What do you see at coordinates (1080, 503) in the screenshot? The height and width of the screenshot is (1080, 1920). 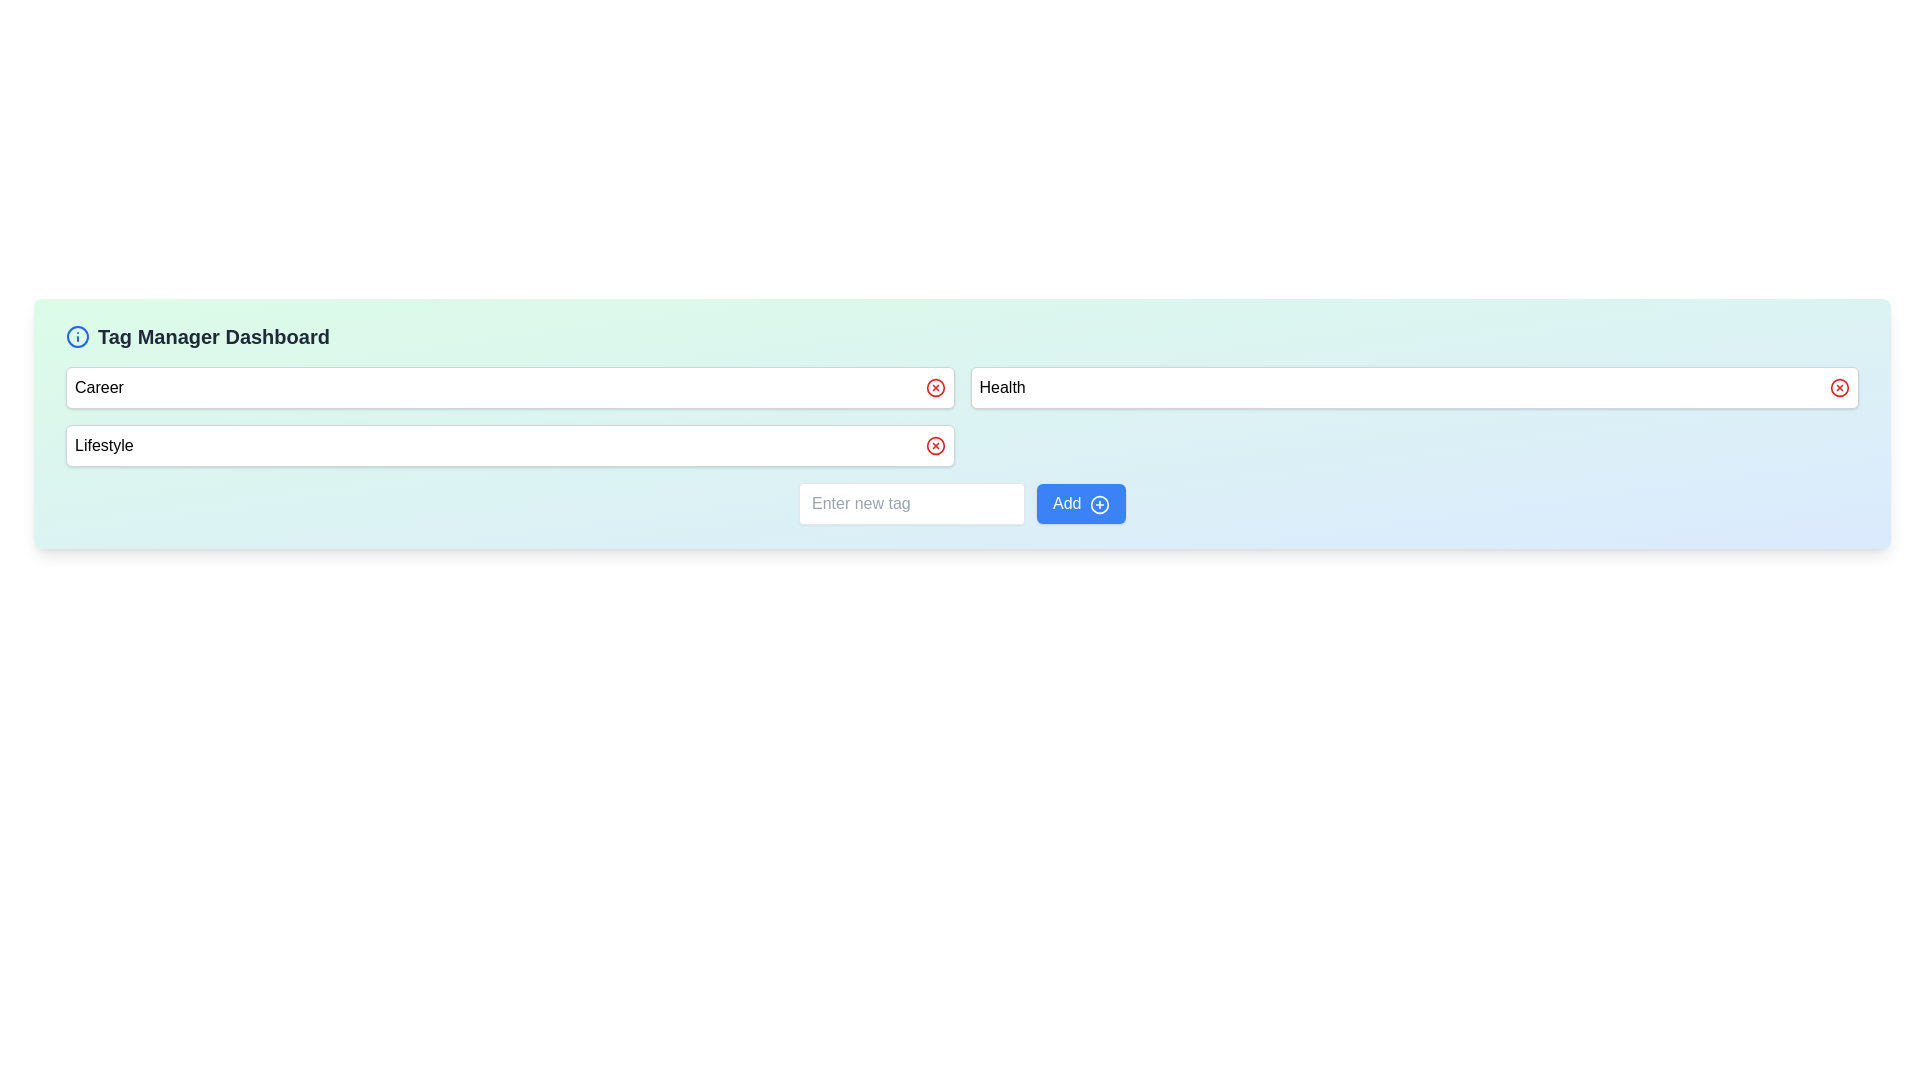 I see `the 'Add Tag' button located to the right of the 'Enter new tag' input field` at bounding box center [1080, 503].